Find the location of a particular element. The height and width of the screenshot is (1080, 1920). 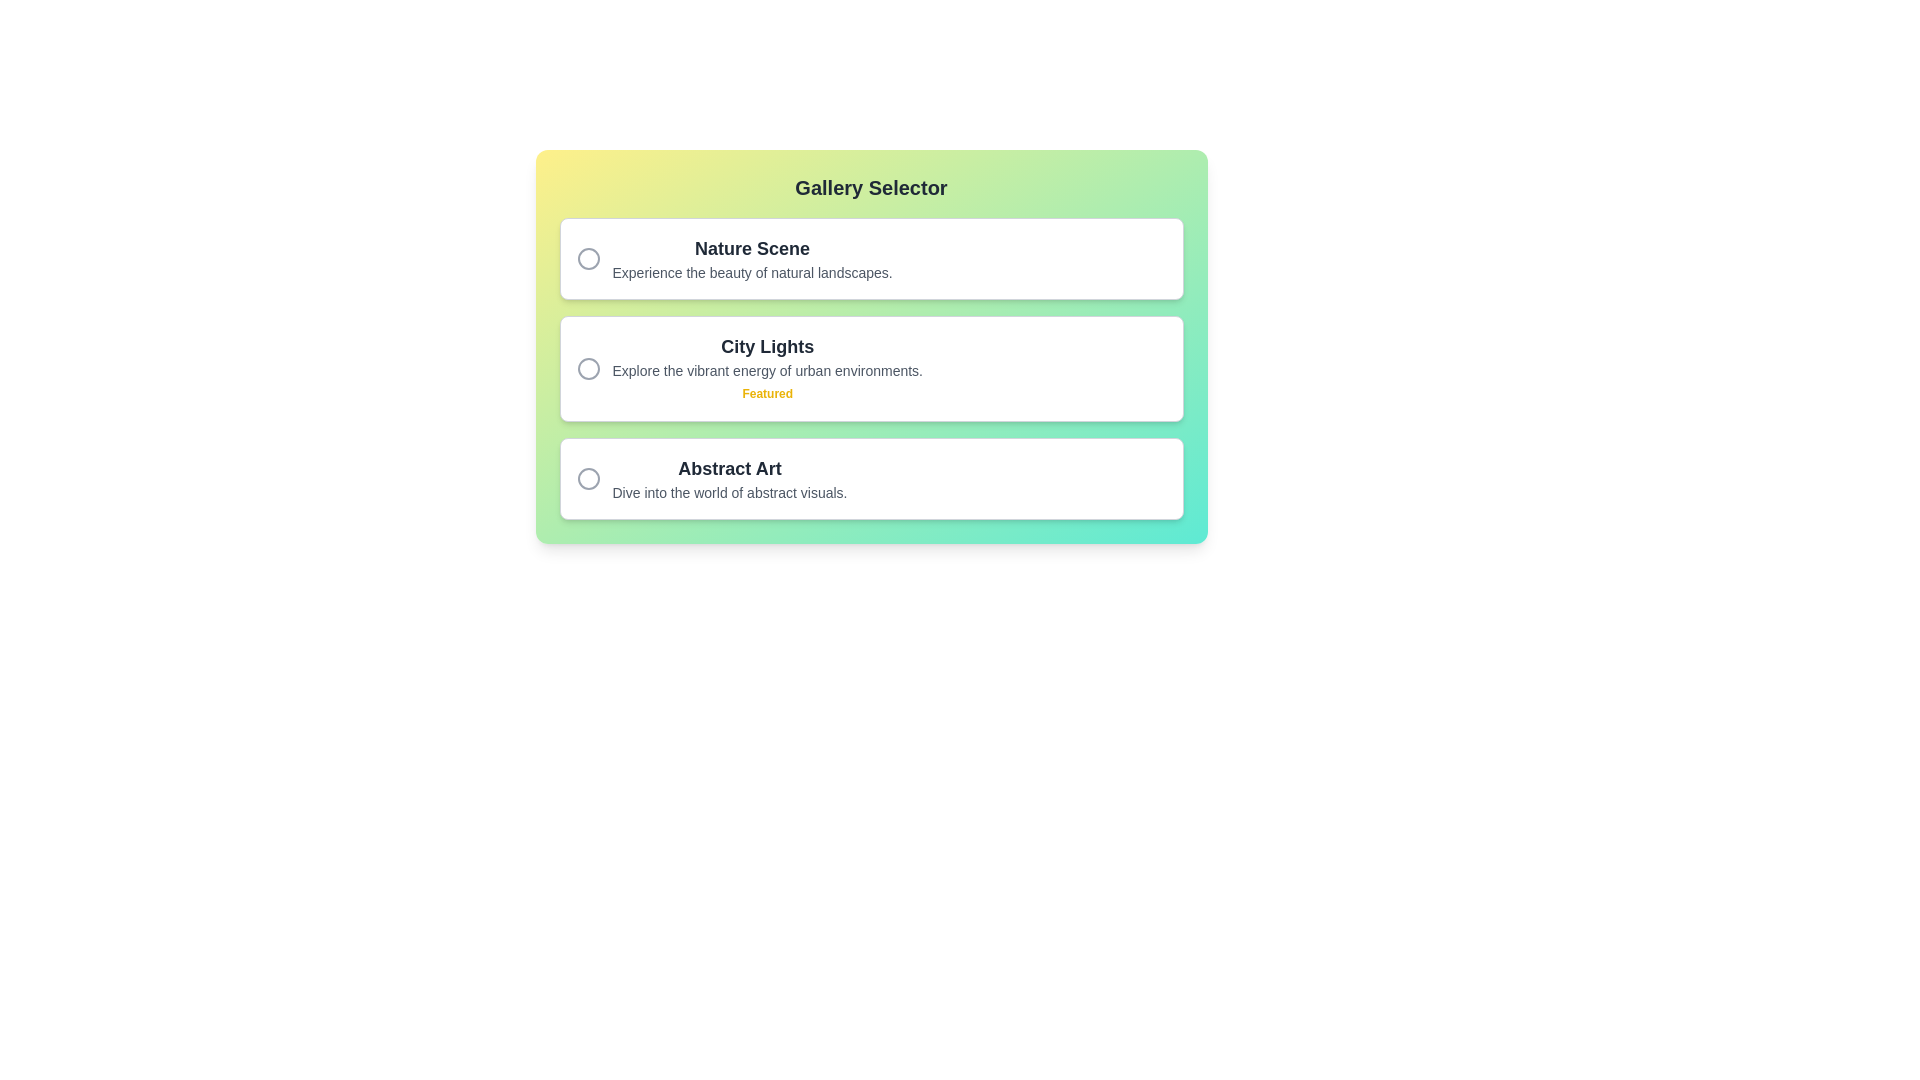

the radio button located to the left of the text 'Nature Scene' is located at coordinates (587, 257).